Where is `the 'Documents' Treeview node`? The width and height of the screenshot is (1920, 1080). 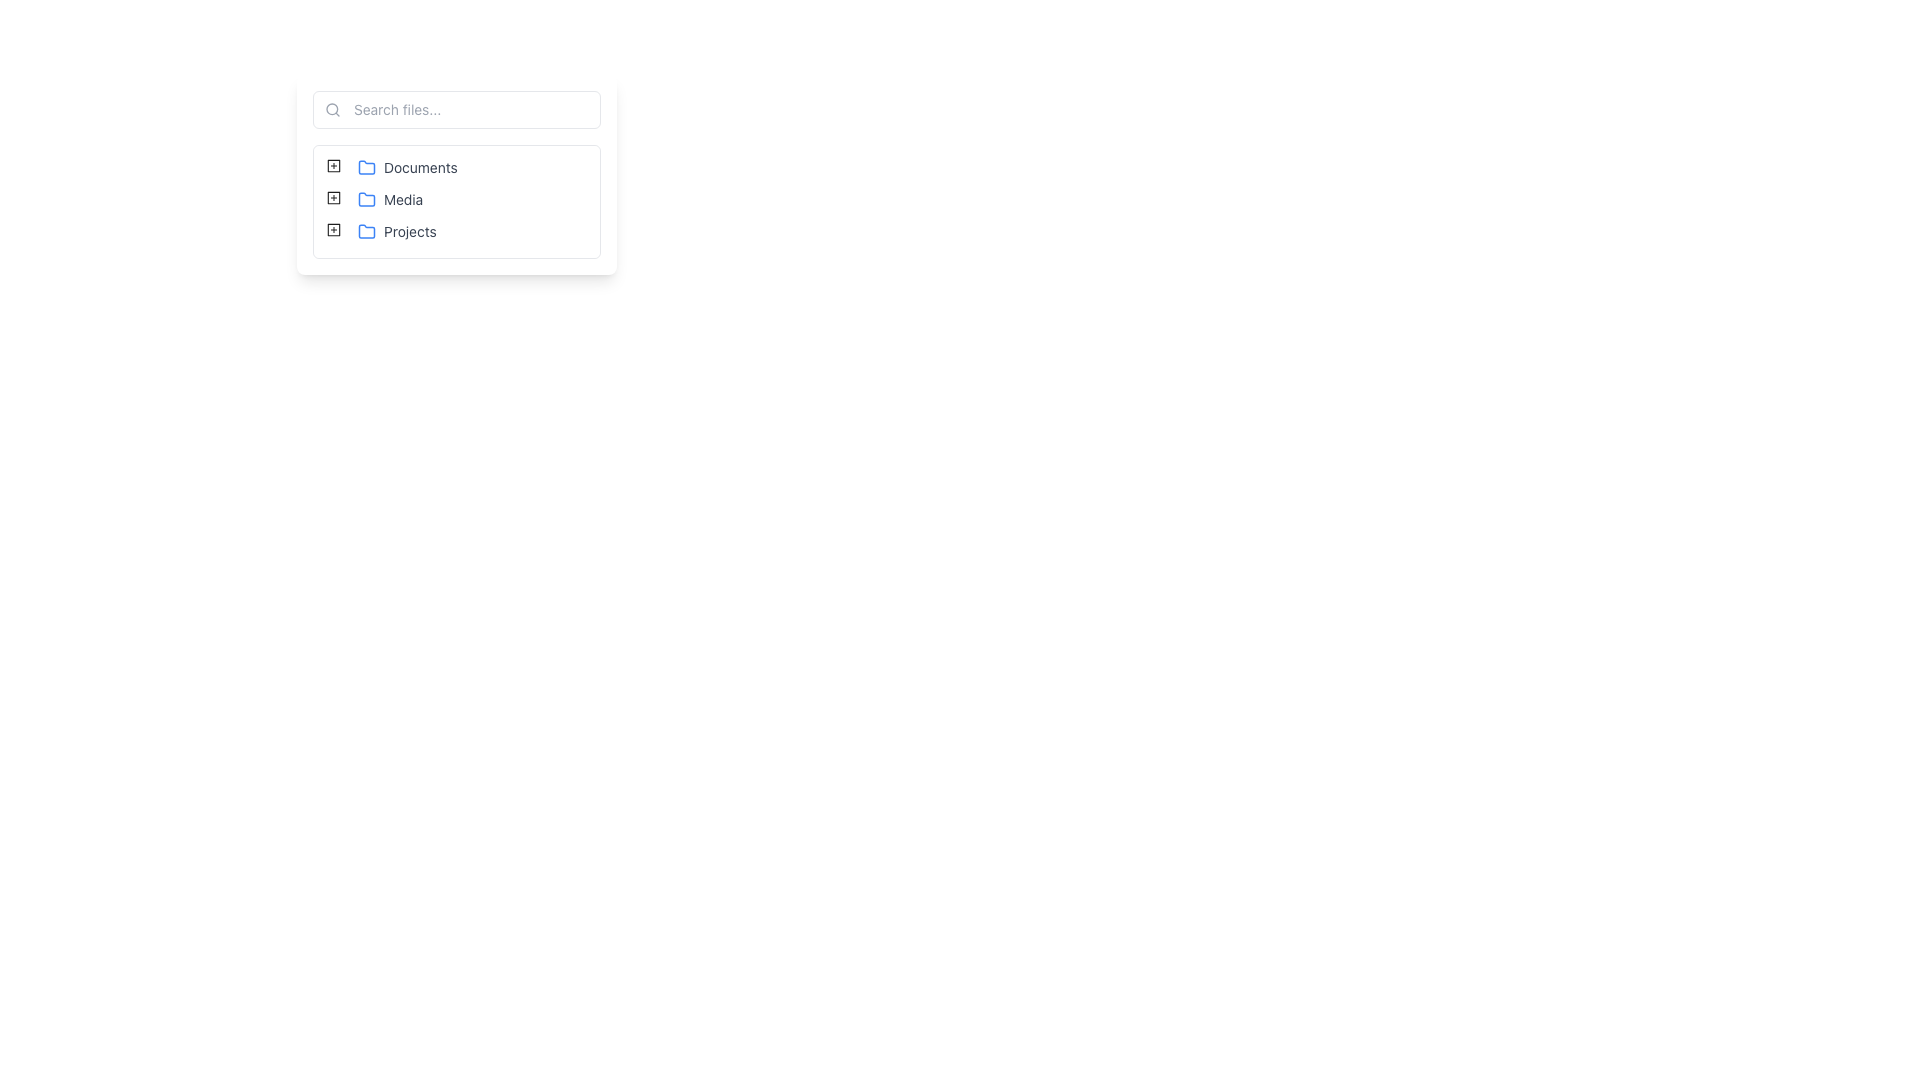 the 'Documents' Treeview node is located at coordinates (406, 167).